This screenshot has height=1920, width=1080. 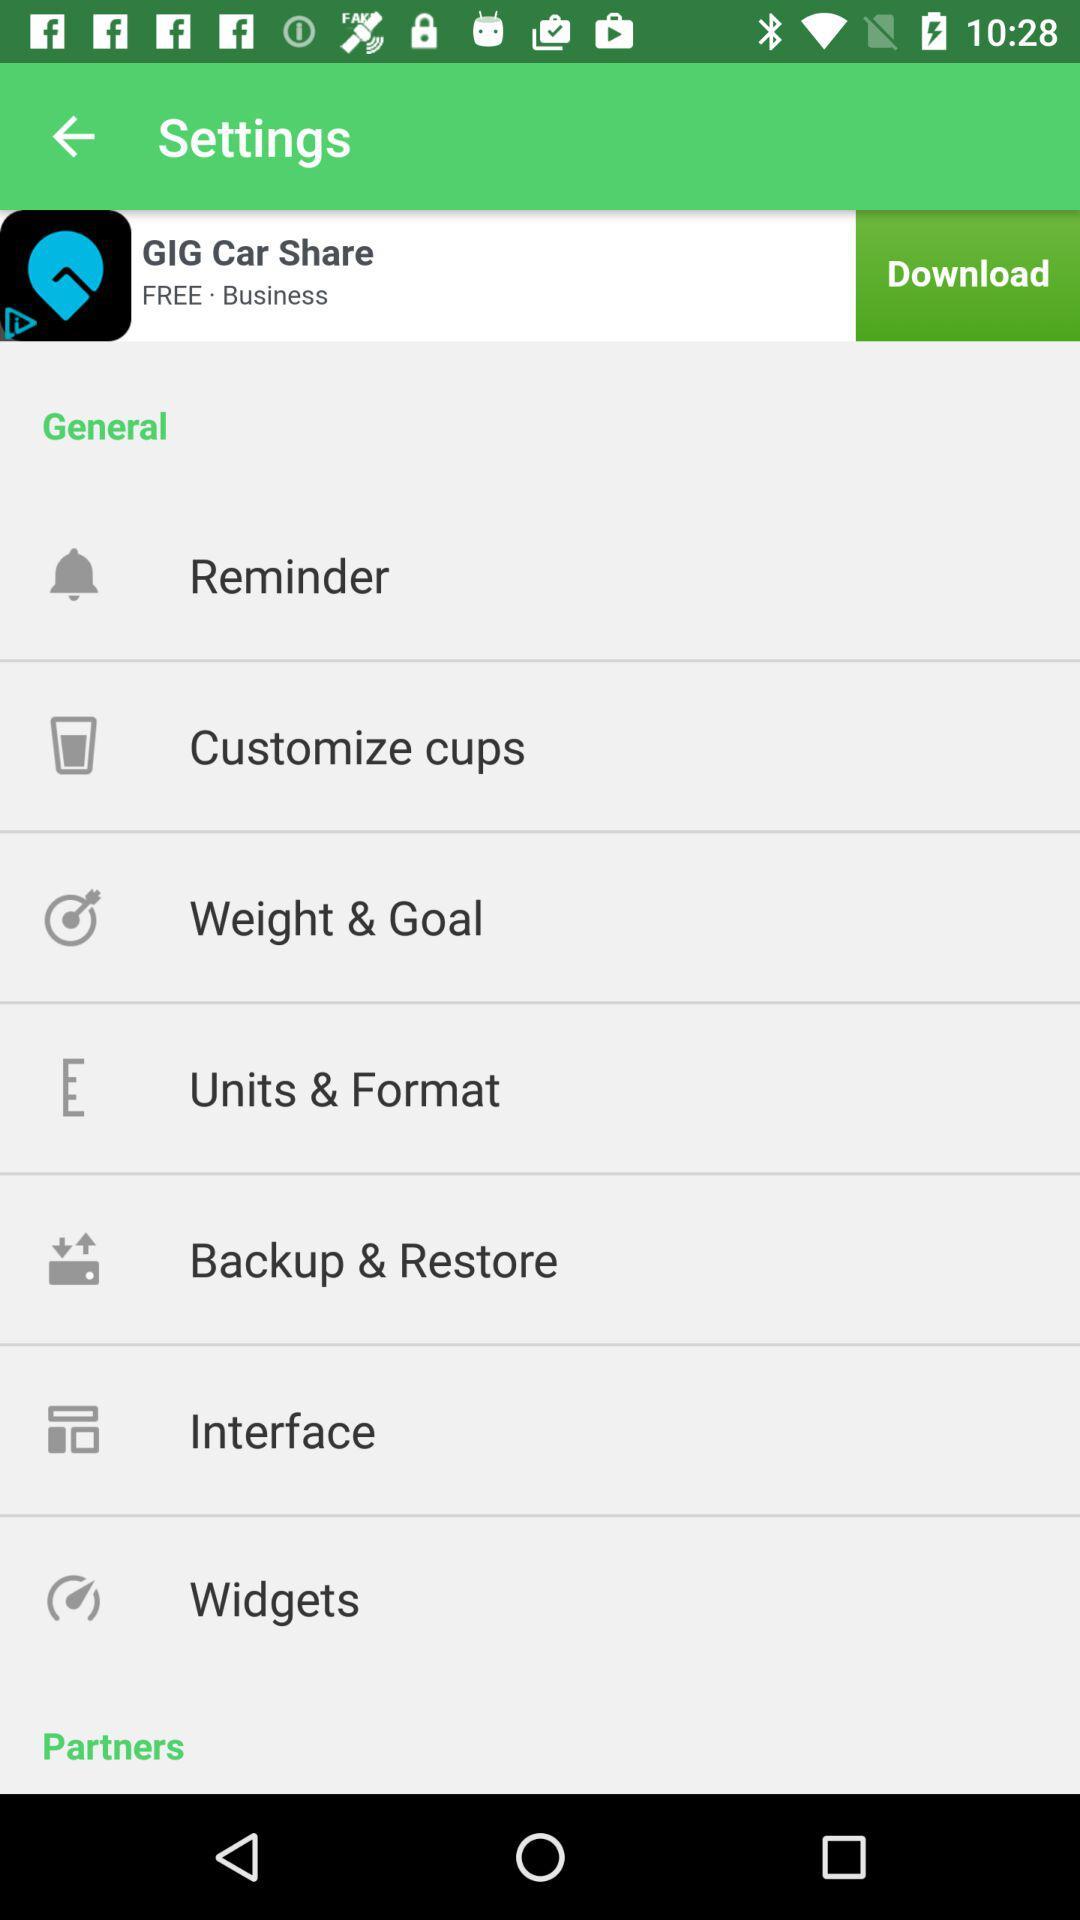 What do you see at coordinates (115, 1257) in the screenshot?
I see `the fifth icon from the top` at bounding box center [115, 1257].